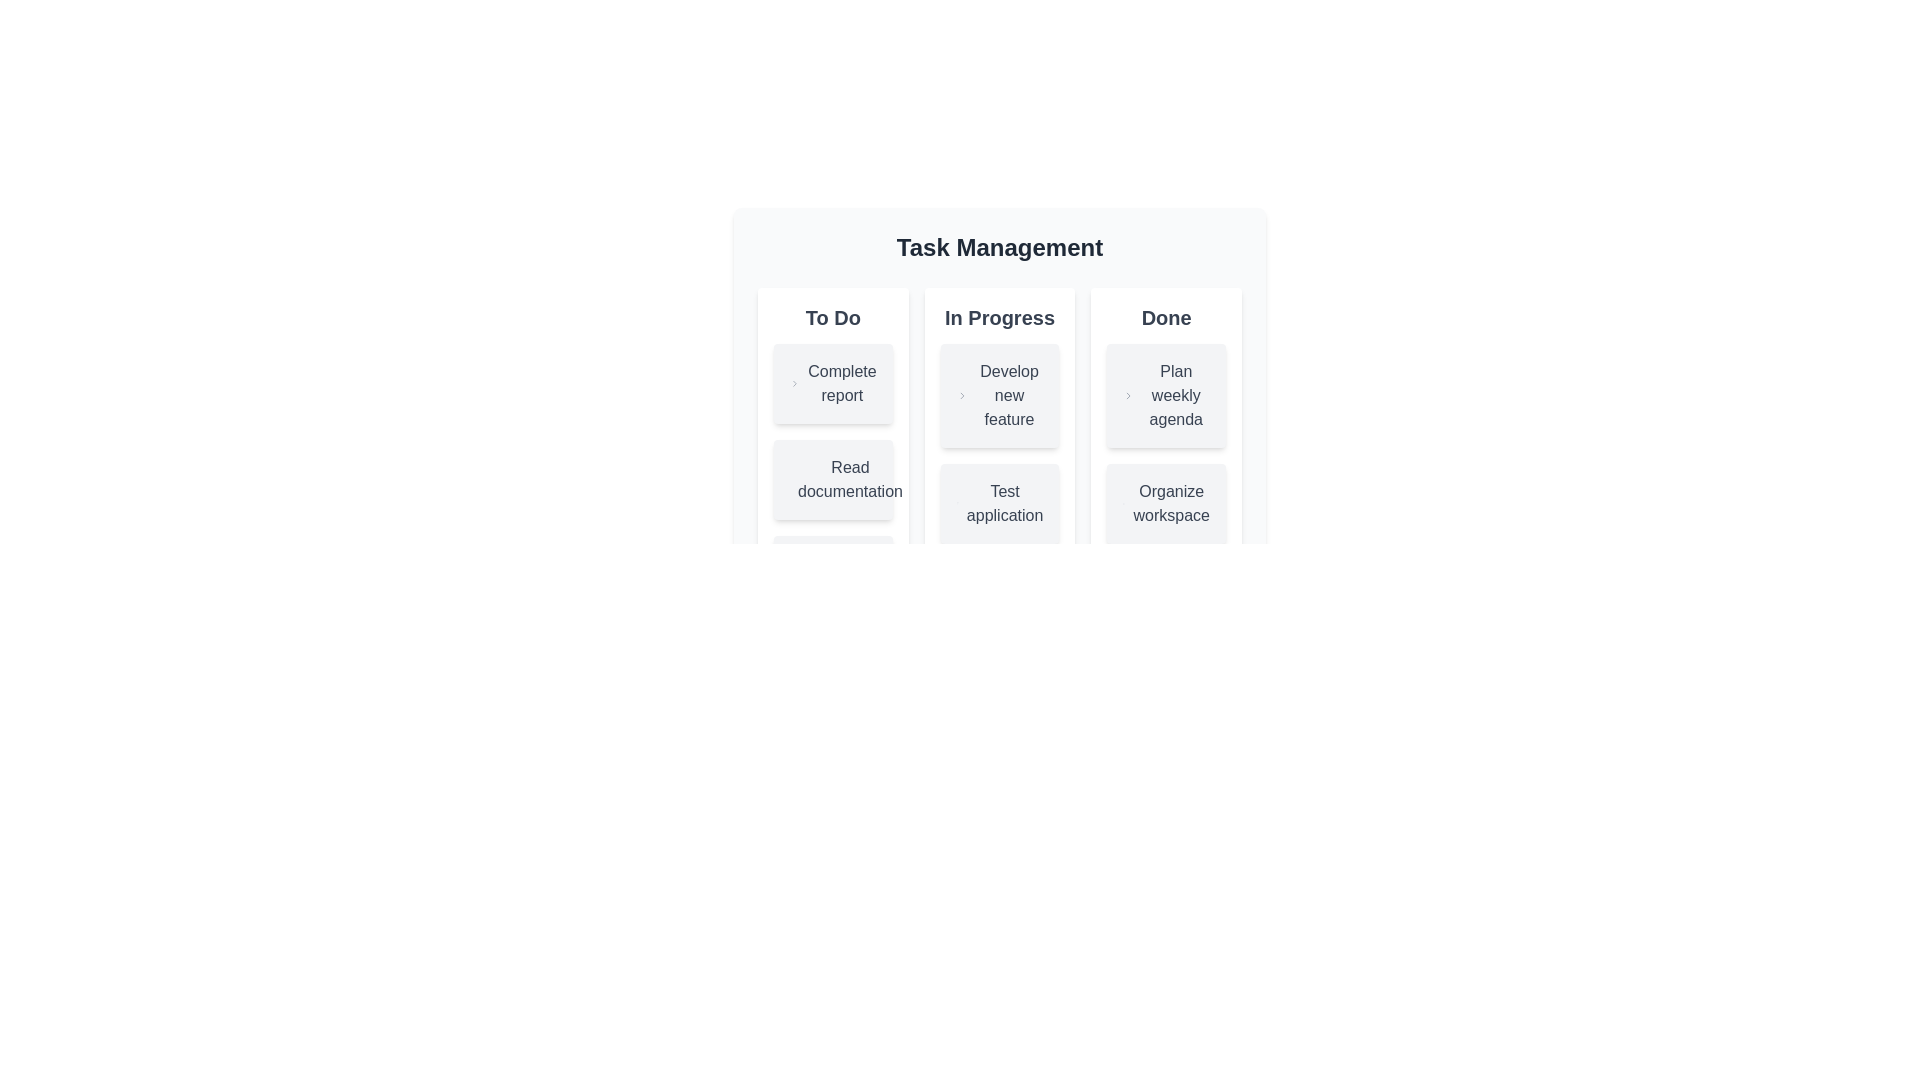 This screenshot has height=1080, width=1920. What do you see at coordinates (999, 492) in the screenshot?
I see `on the 'Test application' card in the 'In Progress' section of the Task Management interface` at bounding box center [999, 492].